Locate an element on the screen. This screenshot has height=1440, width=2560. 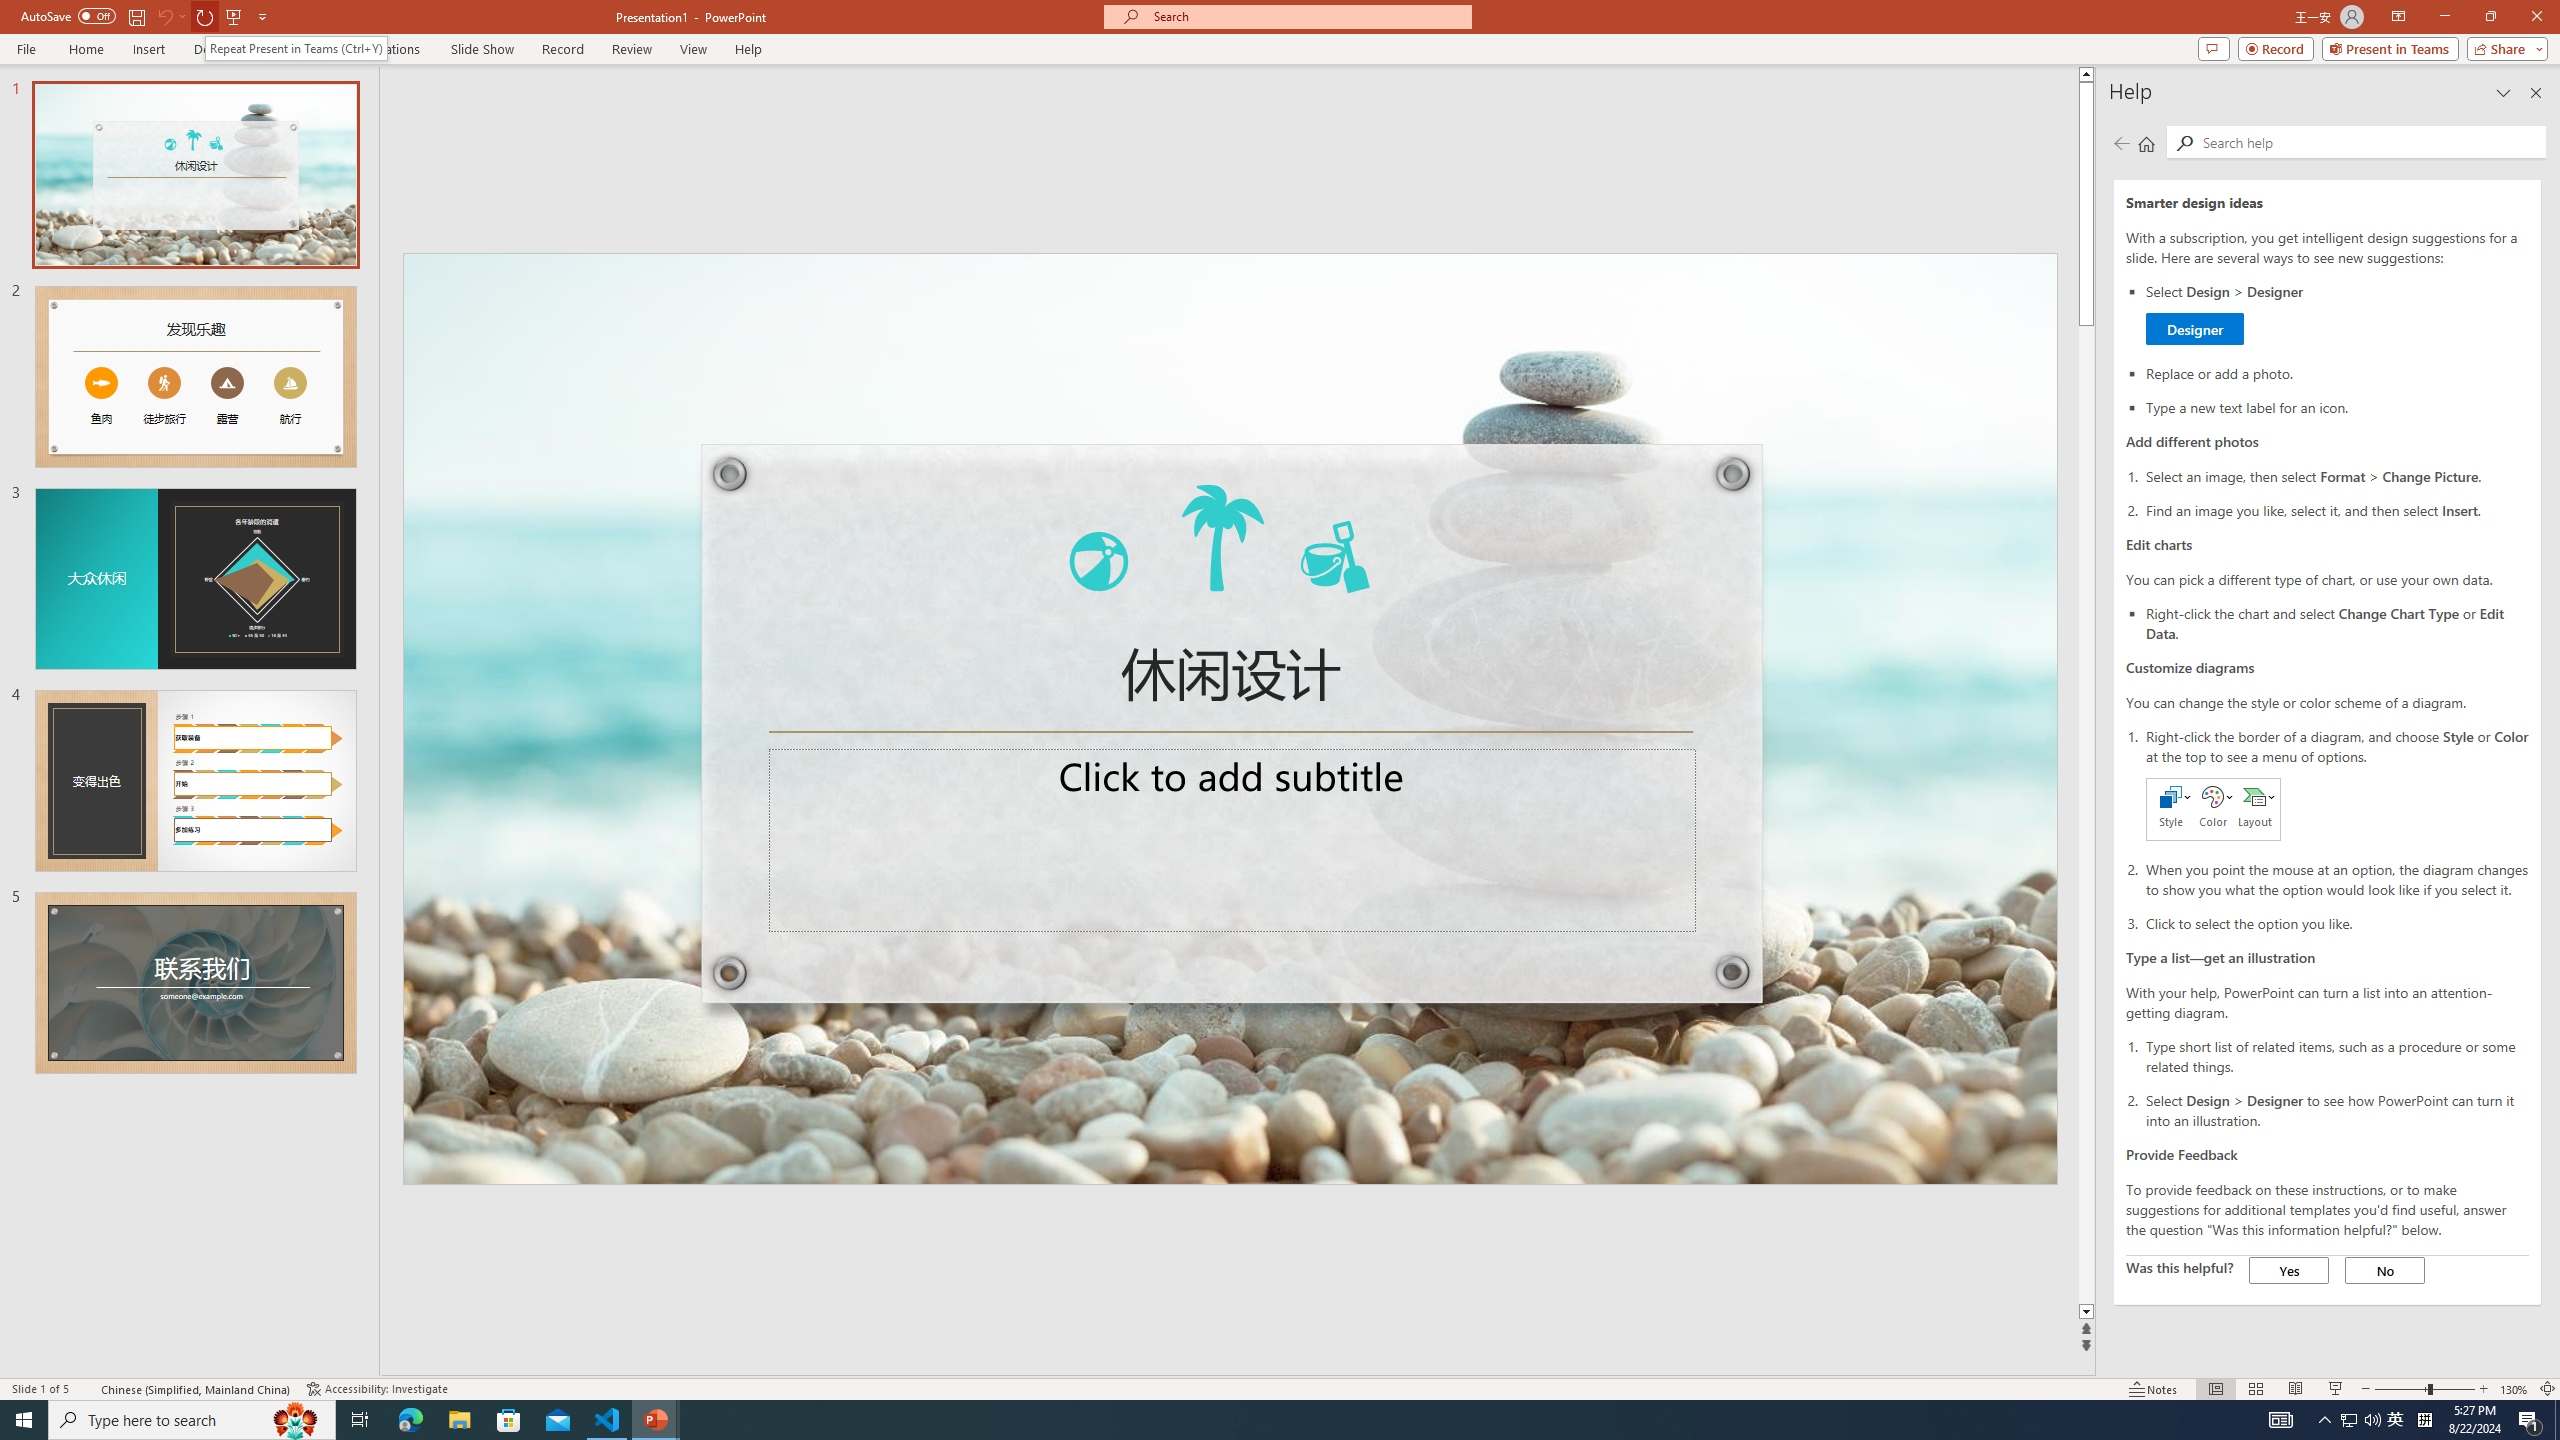
'Restore Down' is located at coordinates (2490, 16).